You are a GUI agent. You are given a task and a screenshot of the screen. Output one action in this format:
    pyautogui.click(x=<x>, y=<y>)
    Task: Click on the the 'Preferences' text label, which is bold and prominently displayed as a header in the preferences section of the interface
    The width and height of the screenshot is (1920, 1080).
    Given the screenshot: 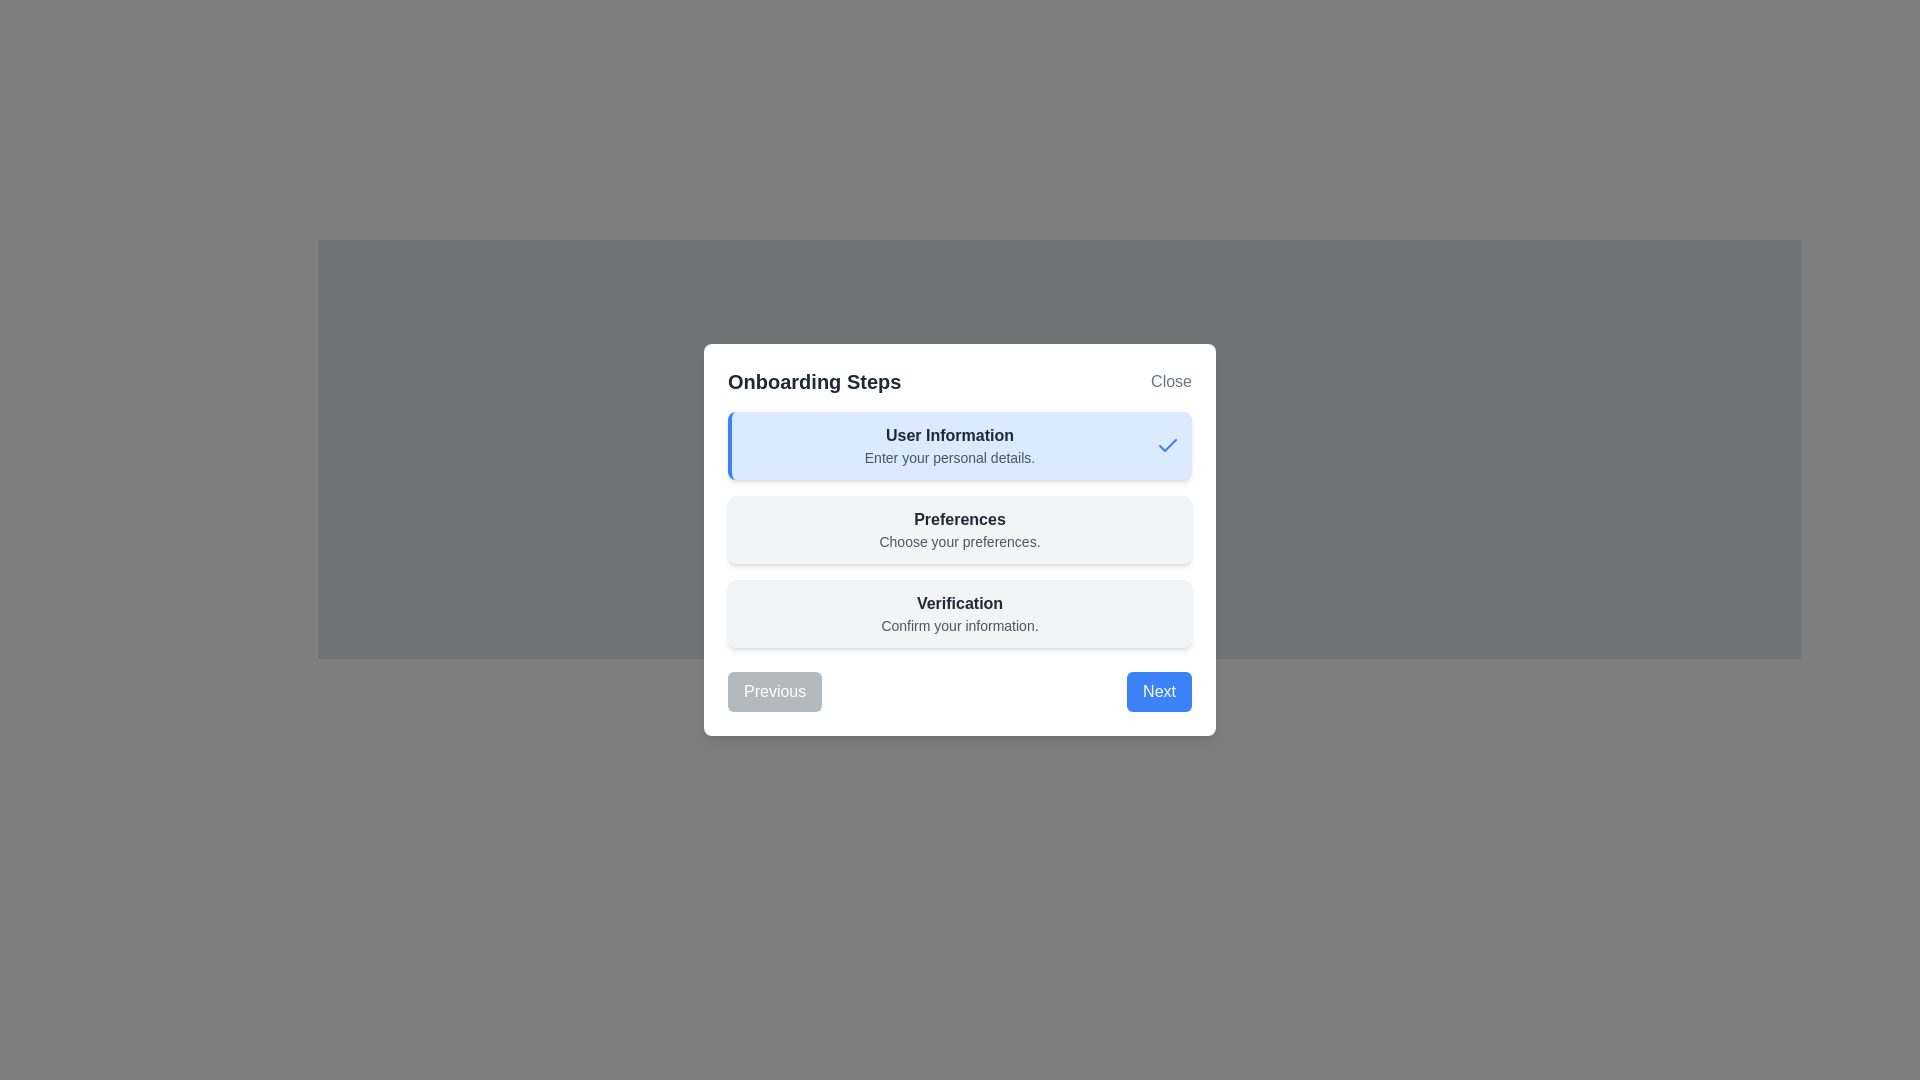 What is the action you would take?
    pyautogui.click(x=960, y=519)
    